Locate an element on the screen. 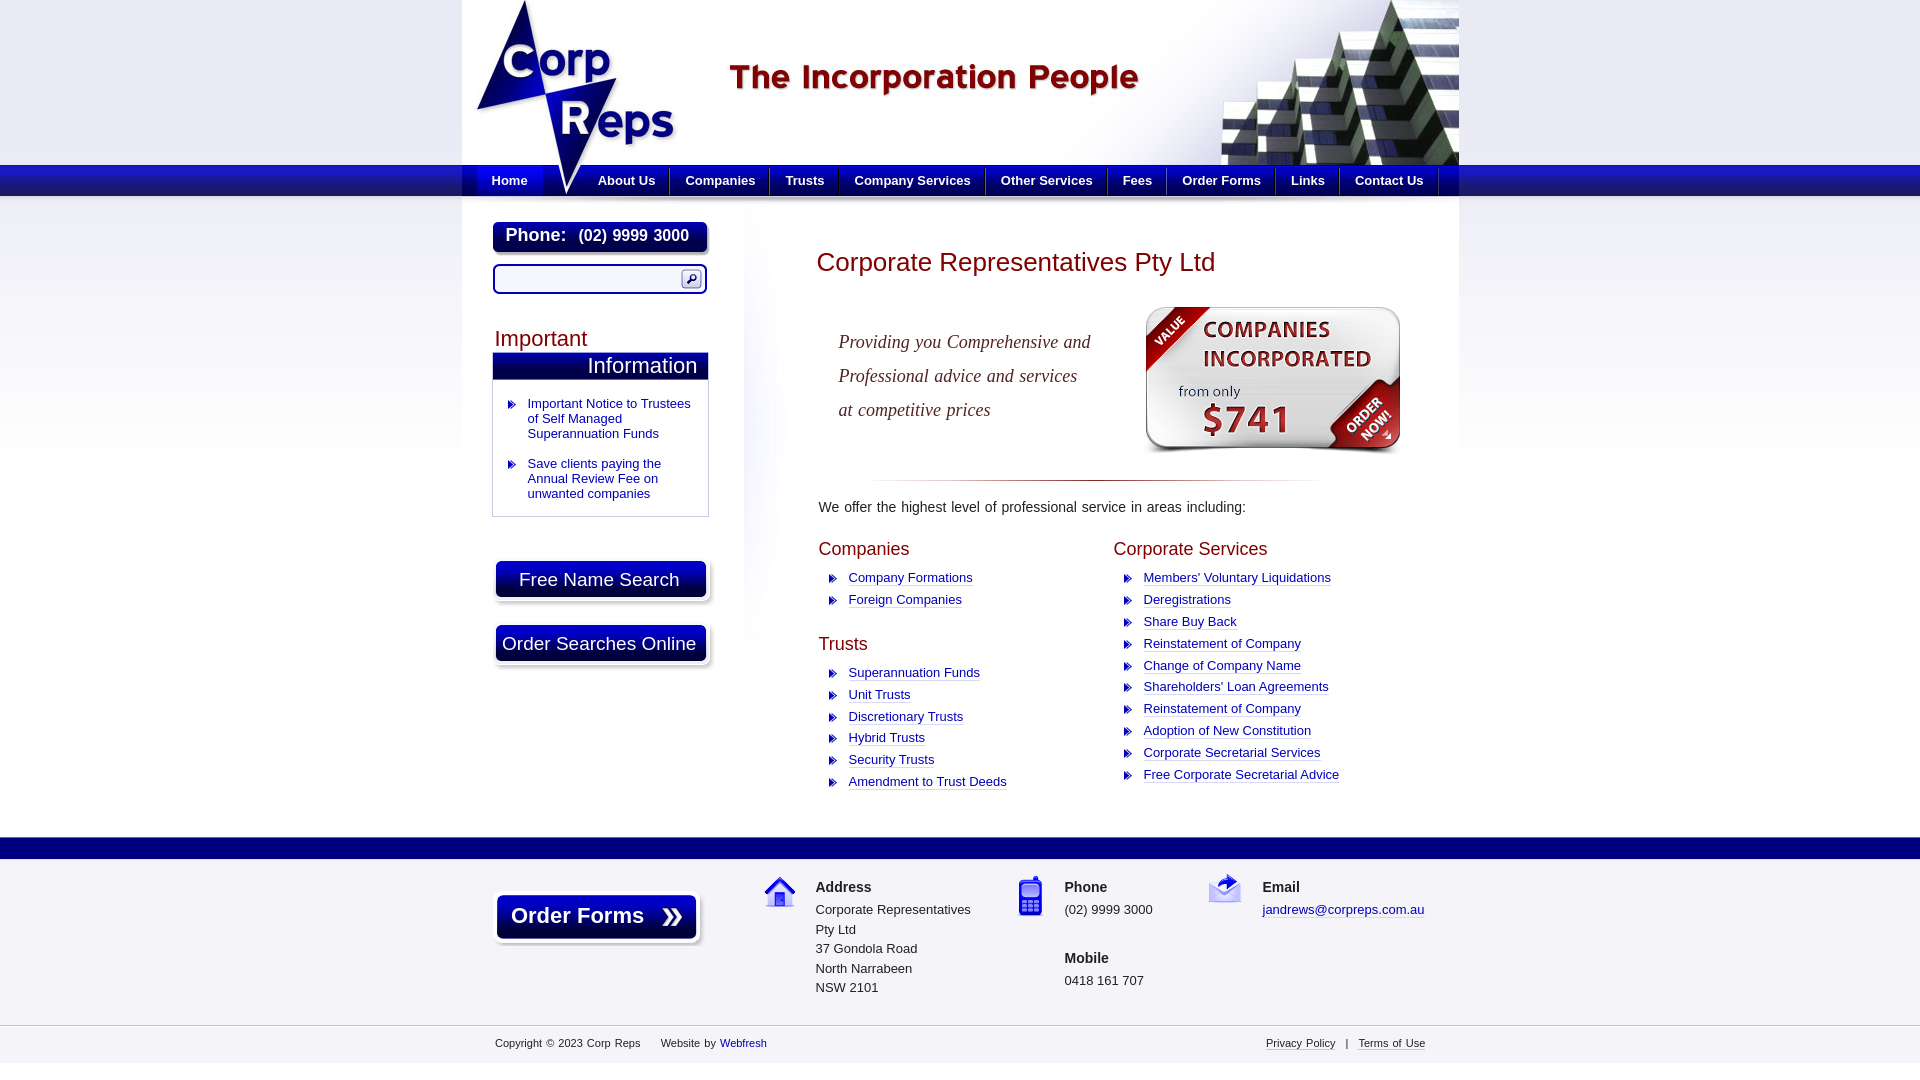 The height and width of the screenshot is (1080, 1920). 'Free Corporate Secretarial Advice' is located at coordinates (1143, 774).